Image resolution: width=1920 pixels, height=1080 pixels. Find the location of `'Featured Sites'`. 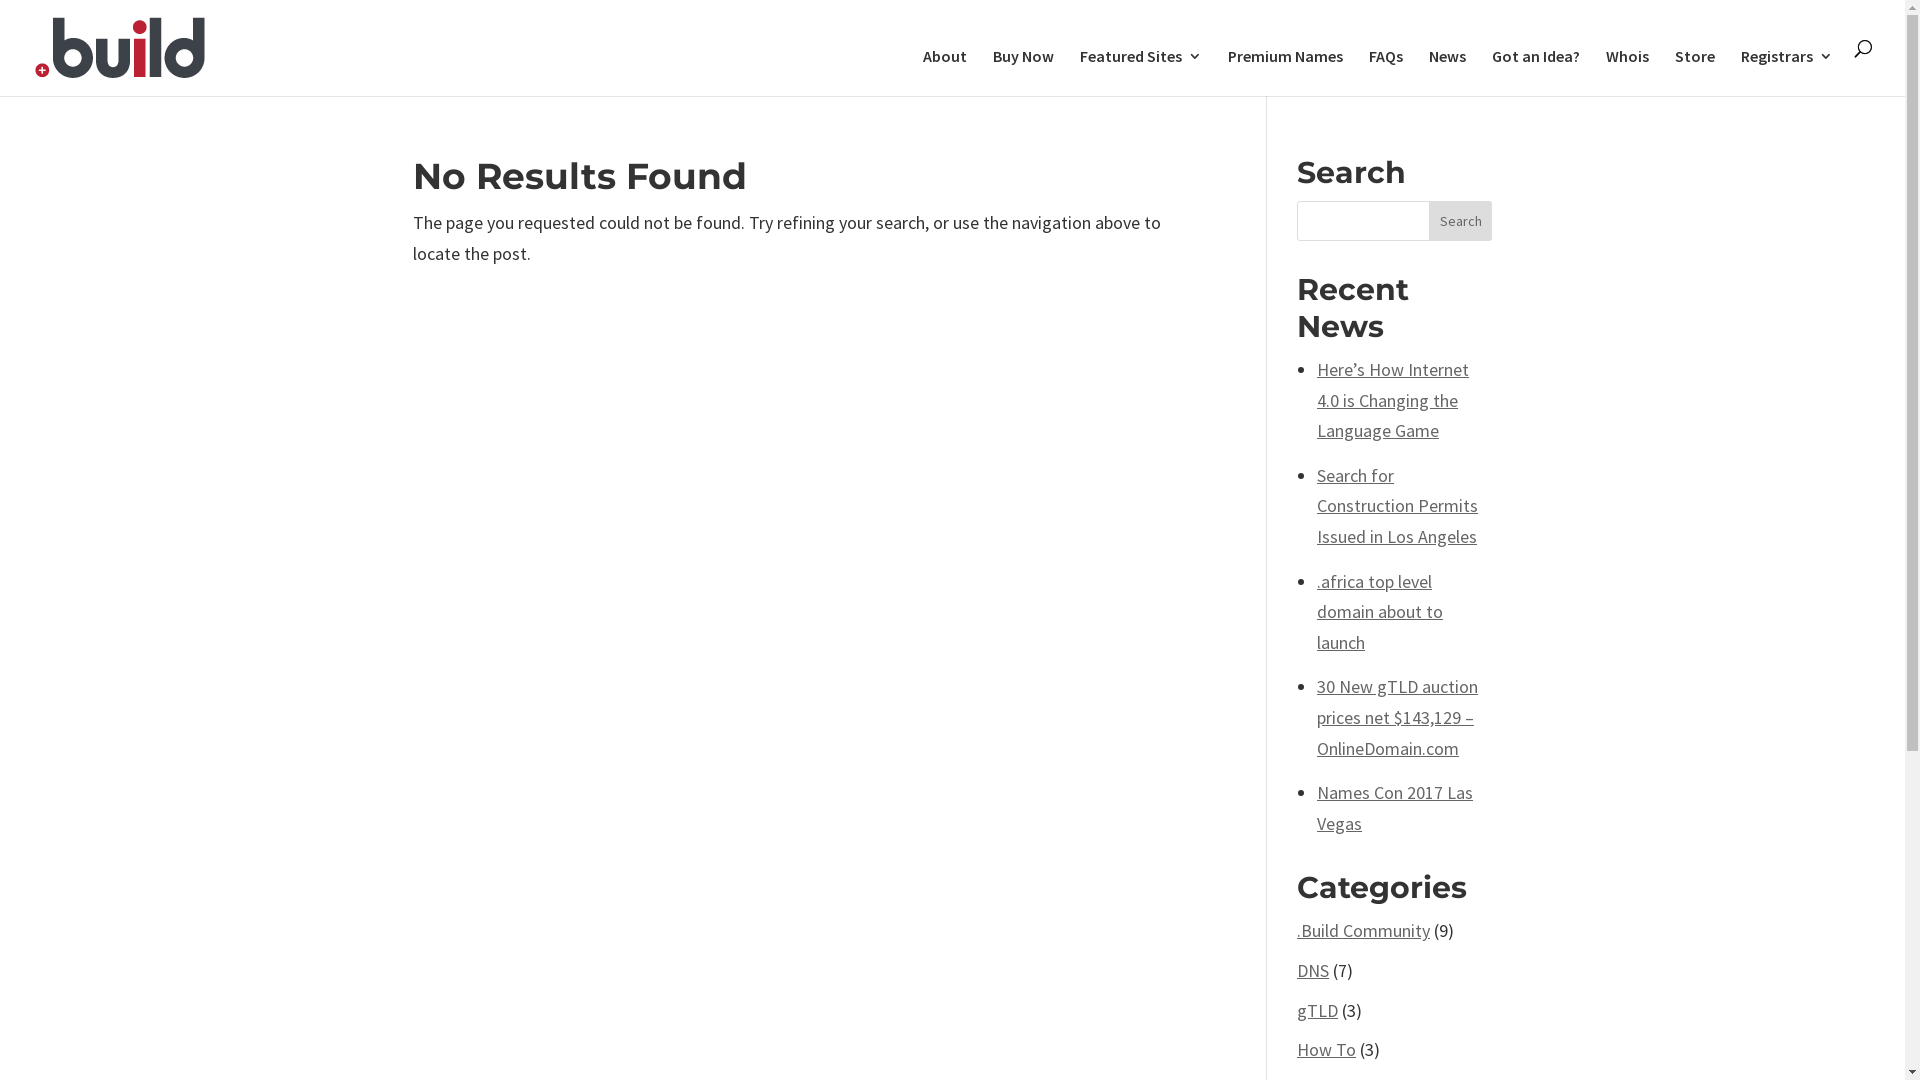

'Featured Sites' is located at coordinates (1079, 71).